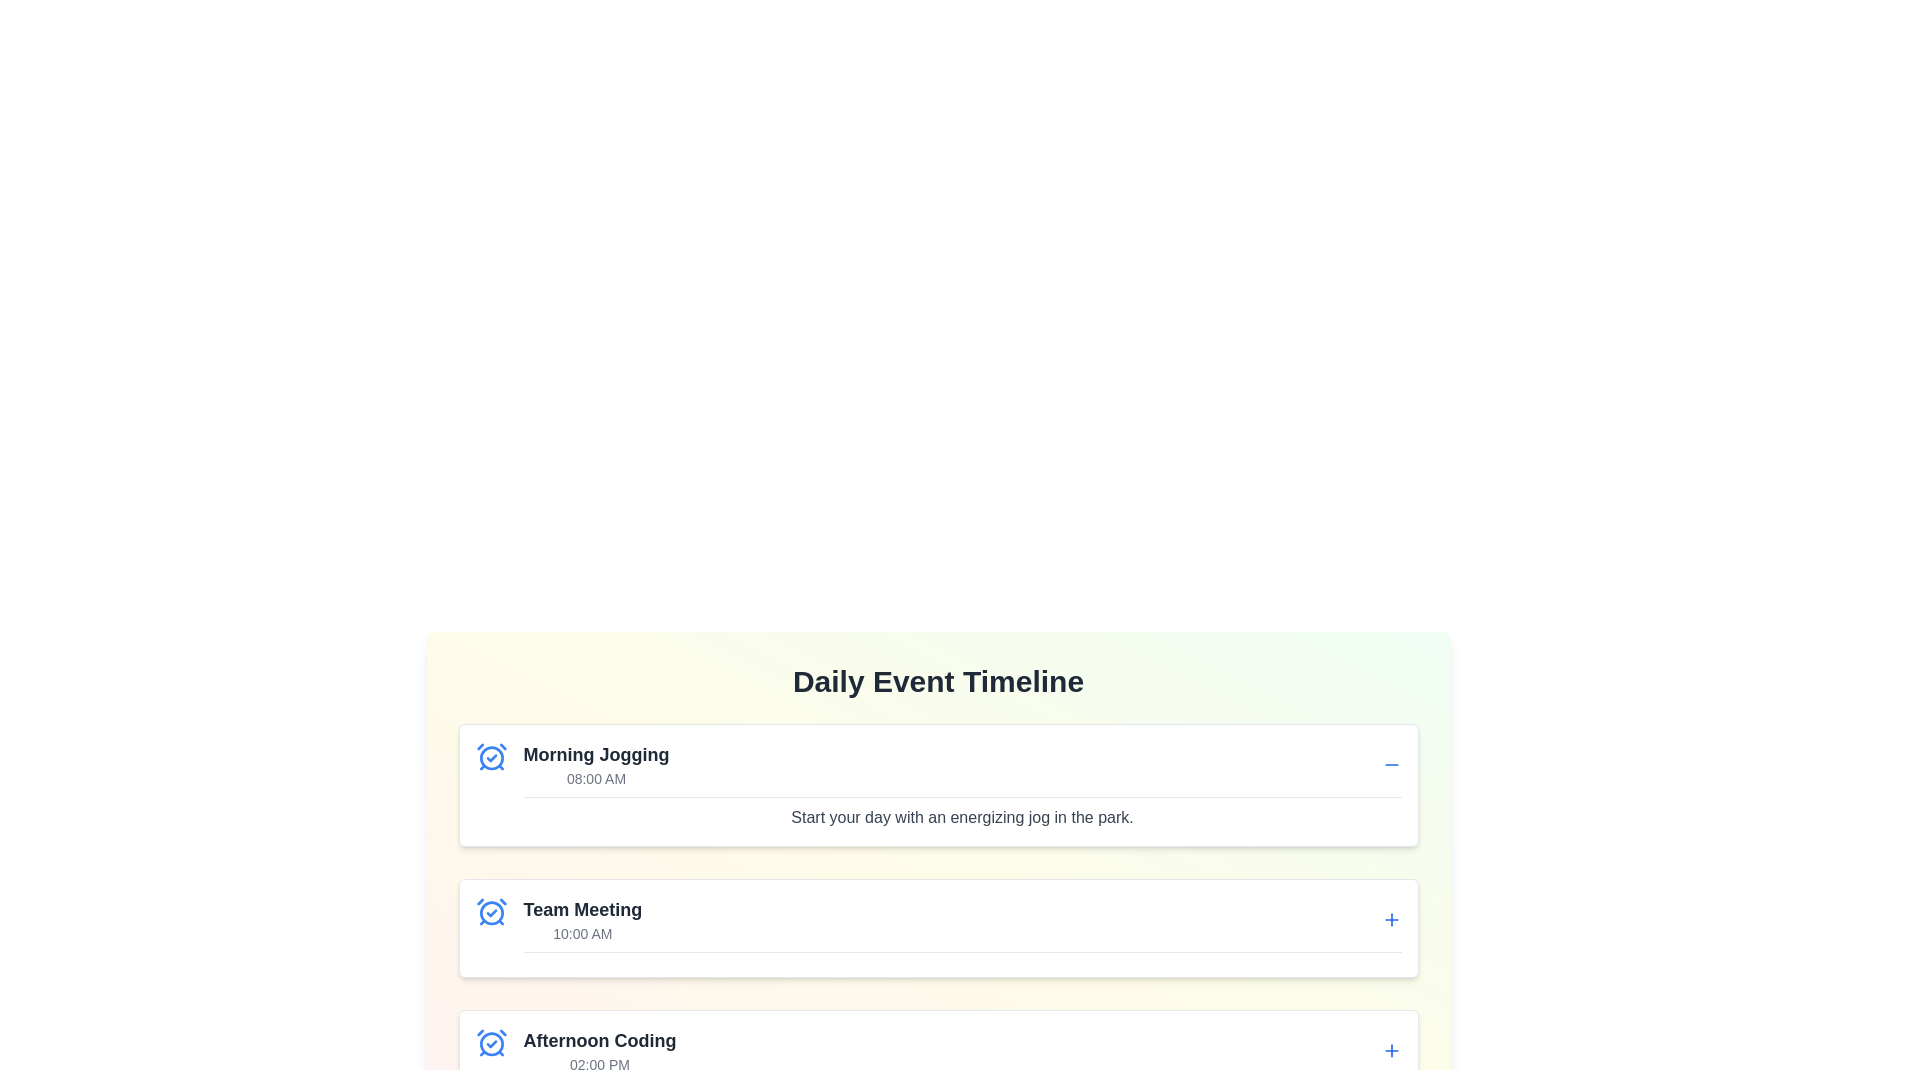  I want to click on the blue plus sign button located in the top-right corner of the 'Team Meeting' event card next to the text '10:00 AM', so click(1390, 920).